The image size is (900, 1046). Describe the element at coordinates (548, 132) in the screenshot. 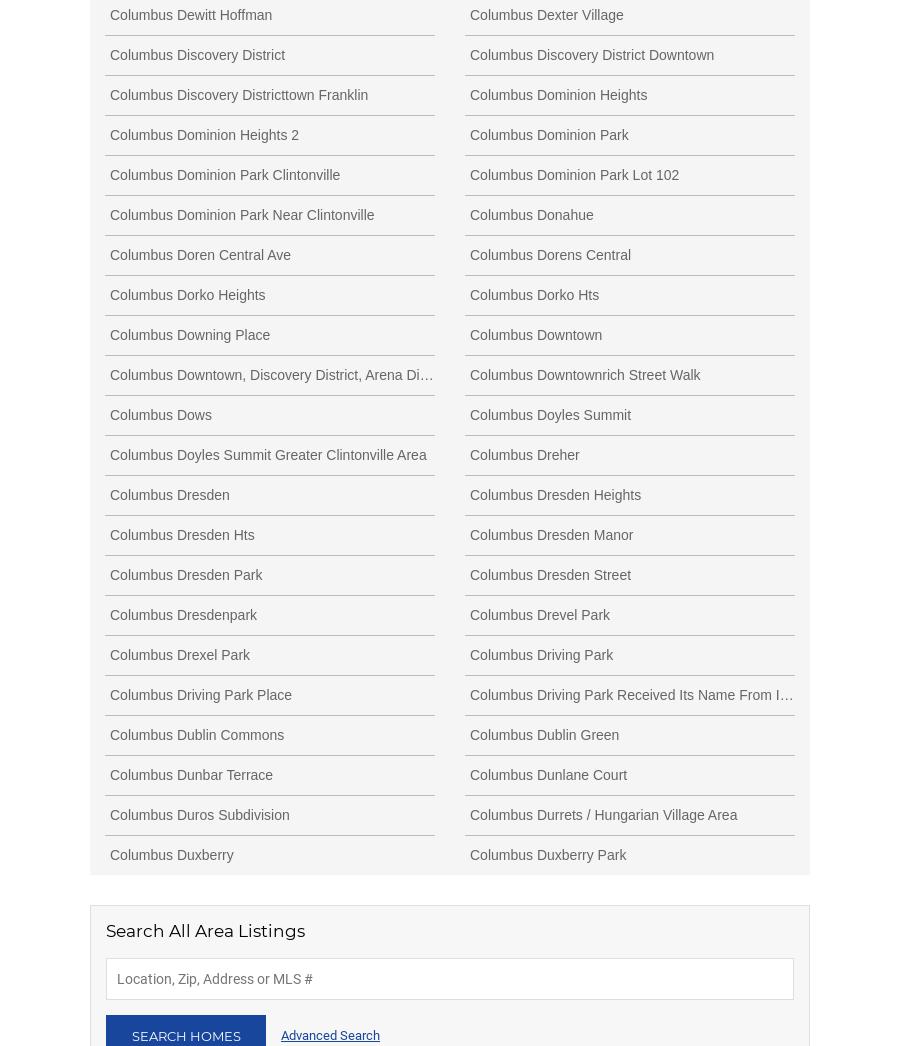

I see `'Columbus Dominion Park'` at that location.